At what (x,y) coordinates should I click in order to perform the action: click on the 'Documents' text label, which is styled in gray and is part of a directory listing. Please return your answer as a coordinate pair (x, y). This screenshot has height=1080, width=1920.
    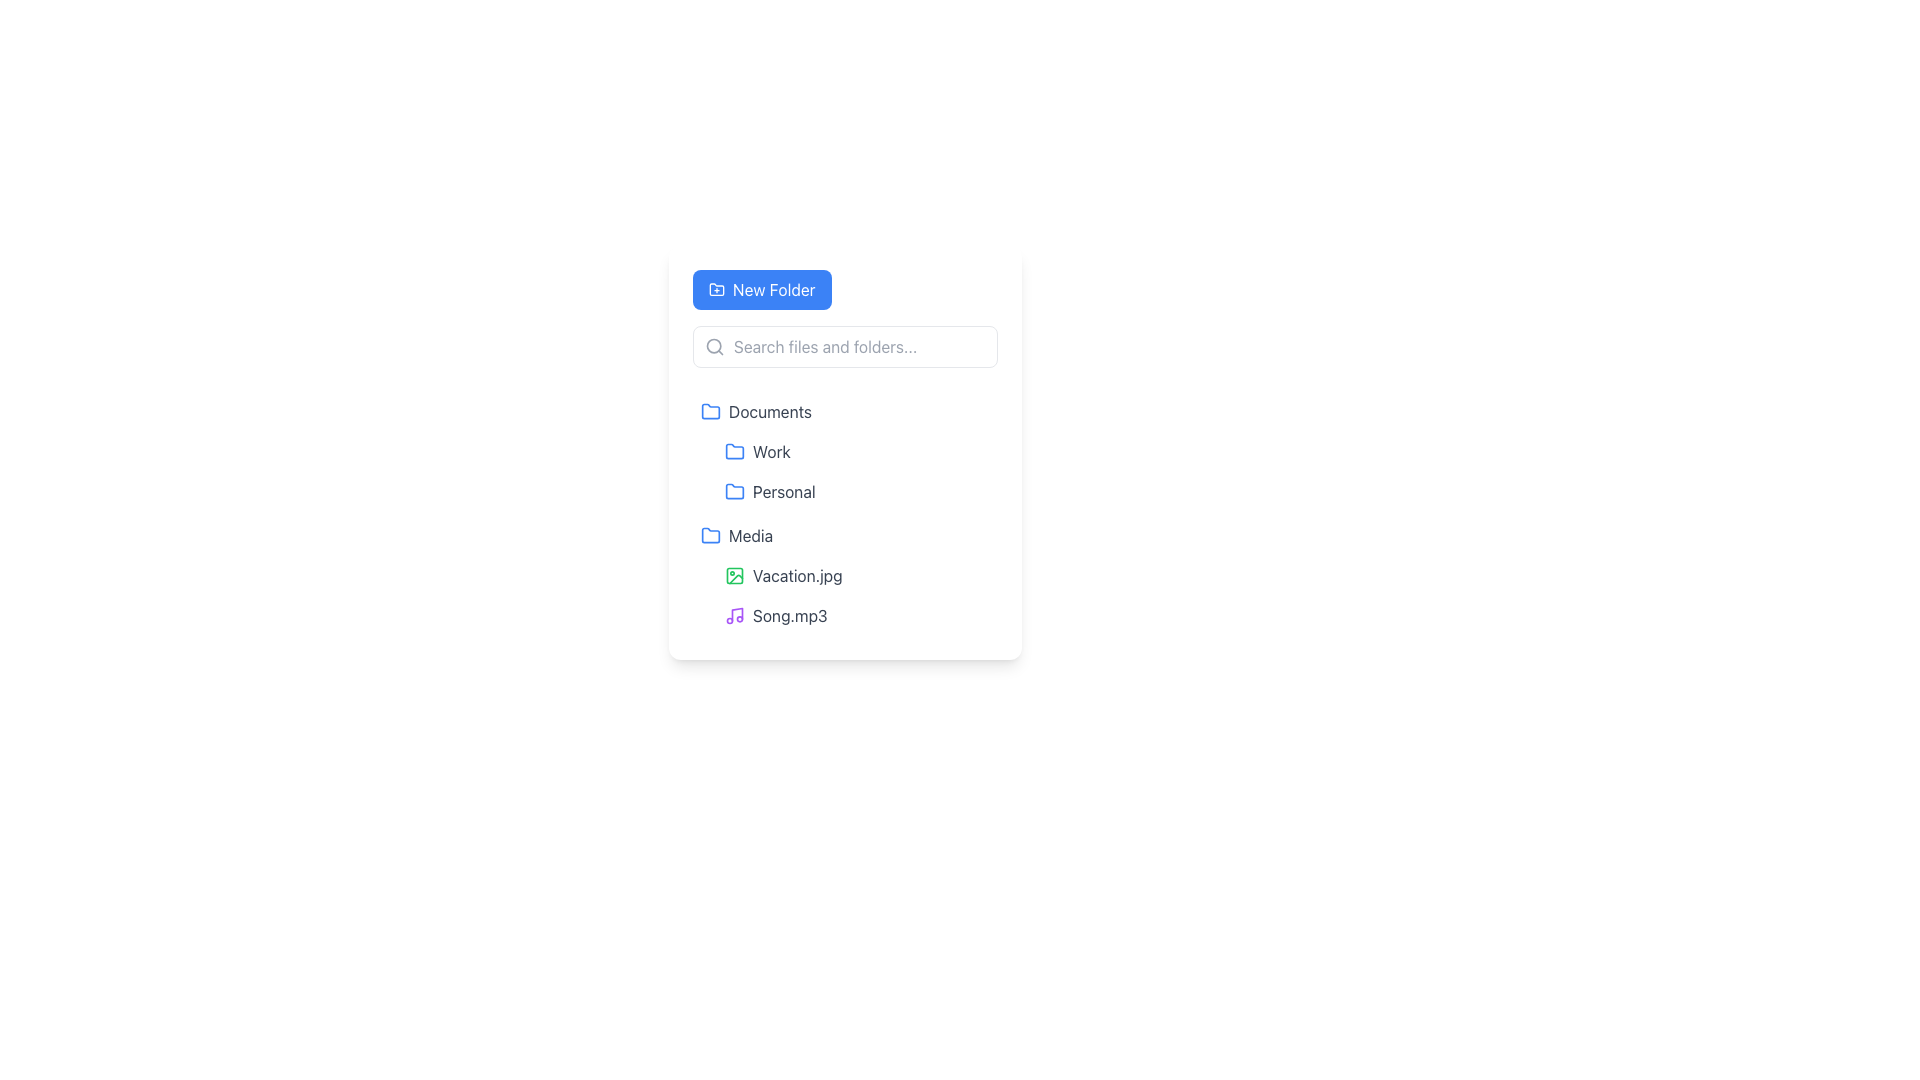
    Looking at the image, I should click on (769, 411).